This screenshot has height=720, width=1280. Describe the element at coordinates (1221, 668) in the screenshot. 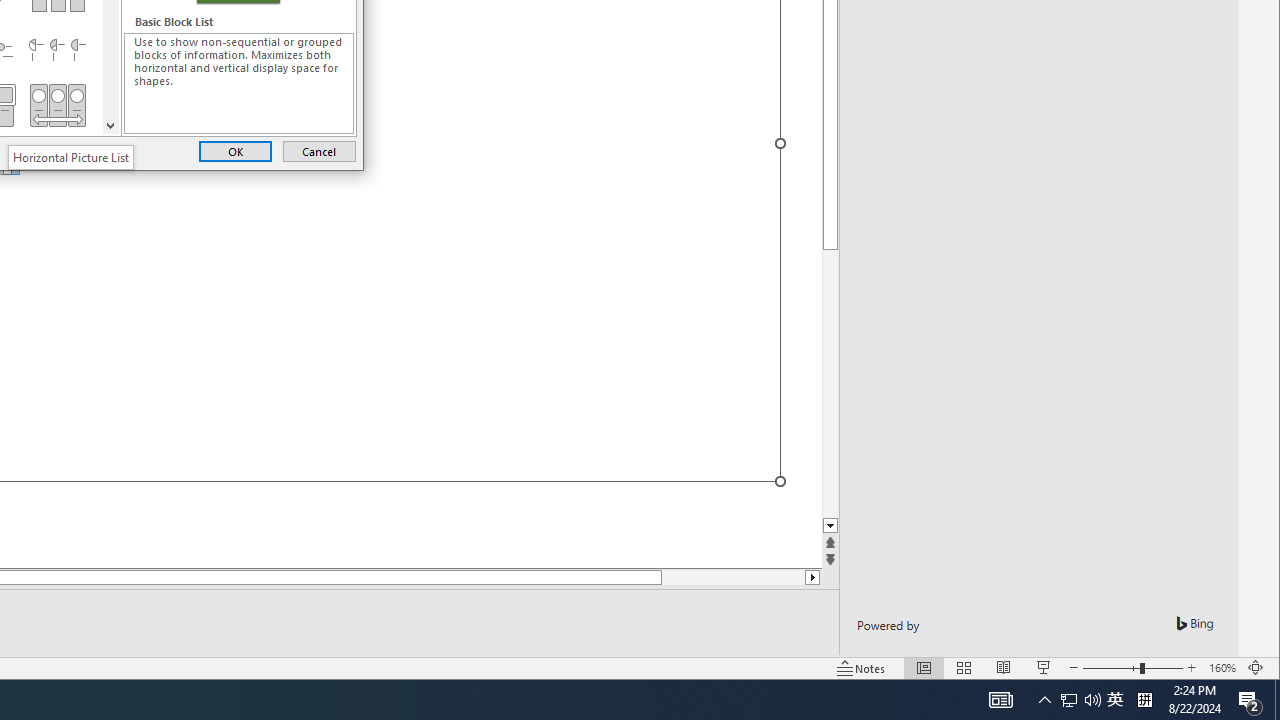

I see `'Zoom 160%'` at that location.